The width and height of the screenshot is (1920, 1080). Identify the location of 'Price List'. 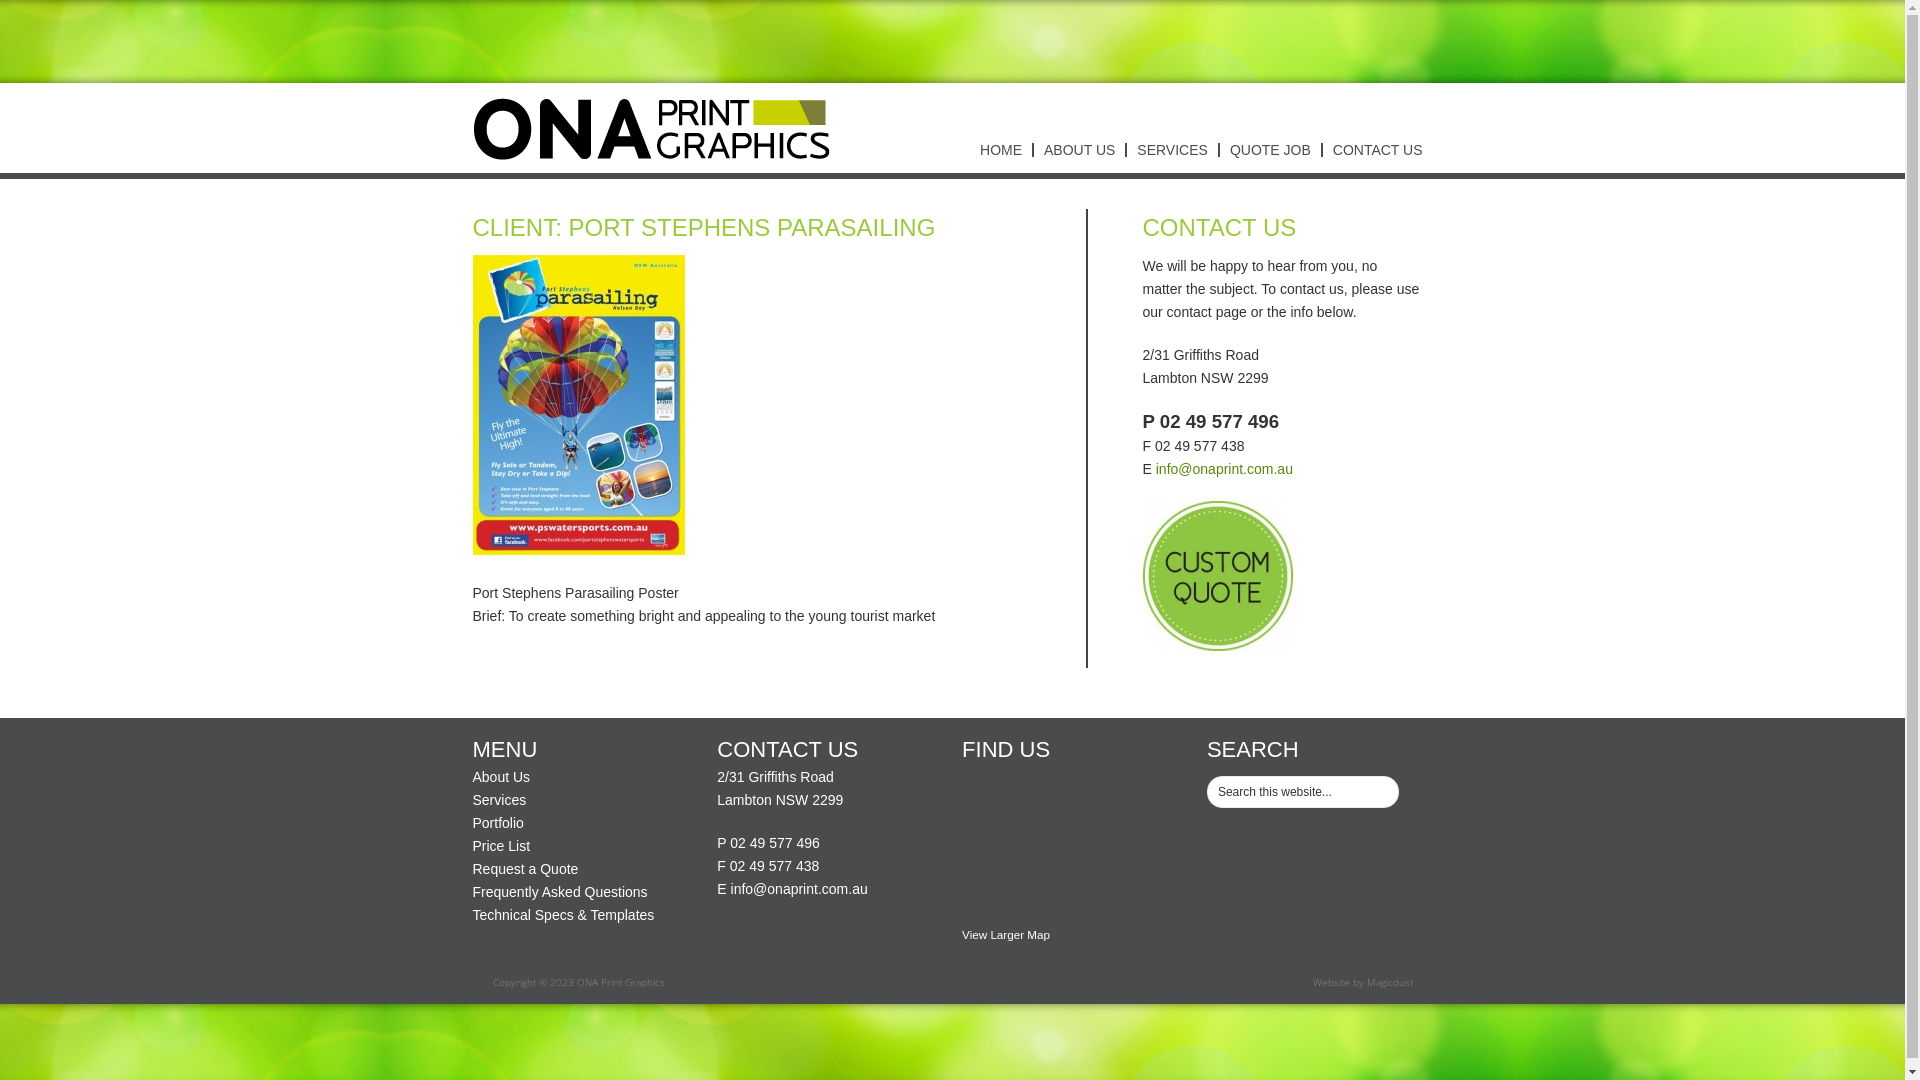
(470, 845).